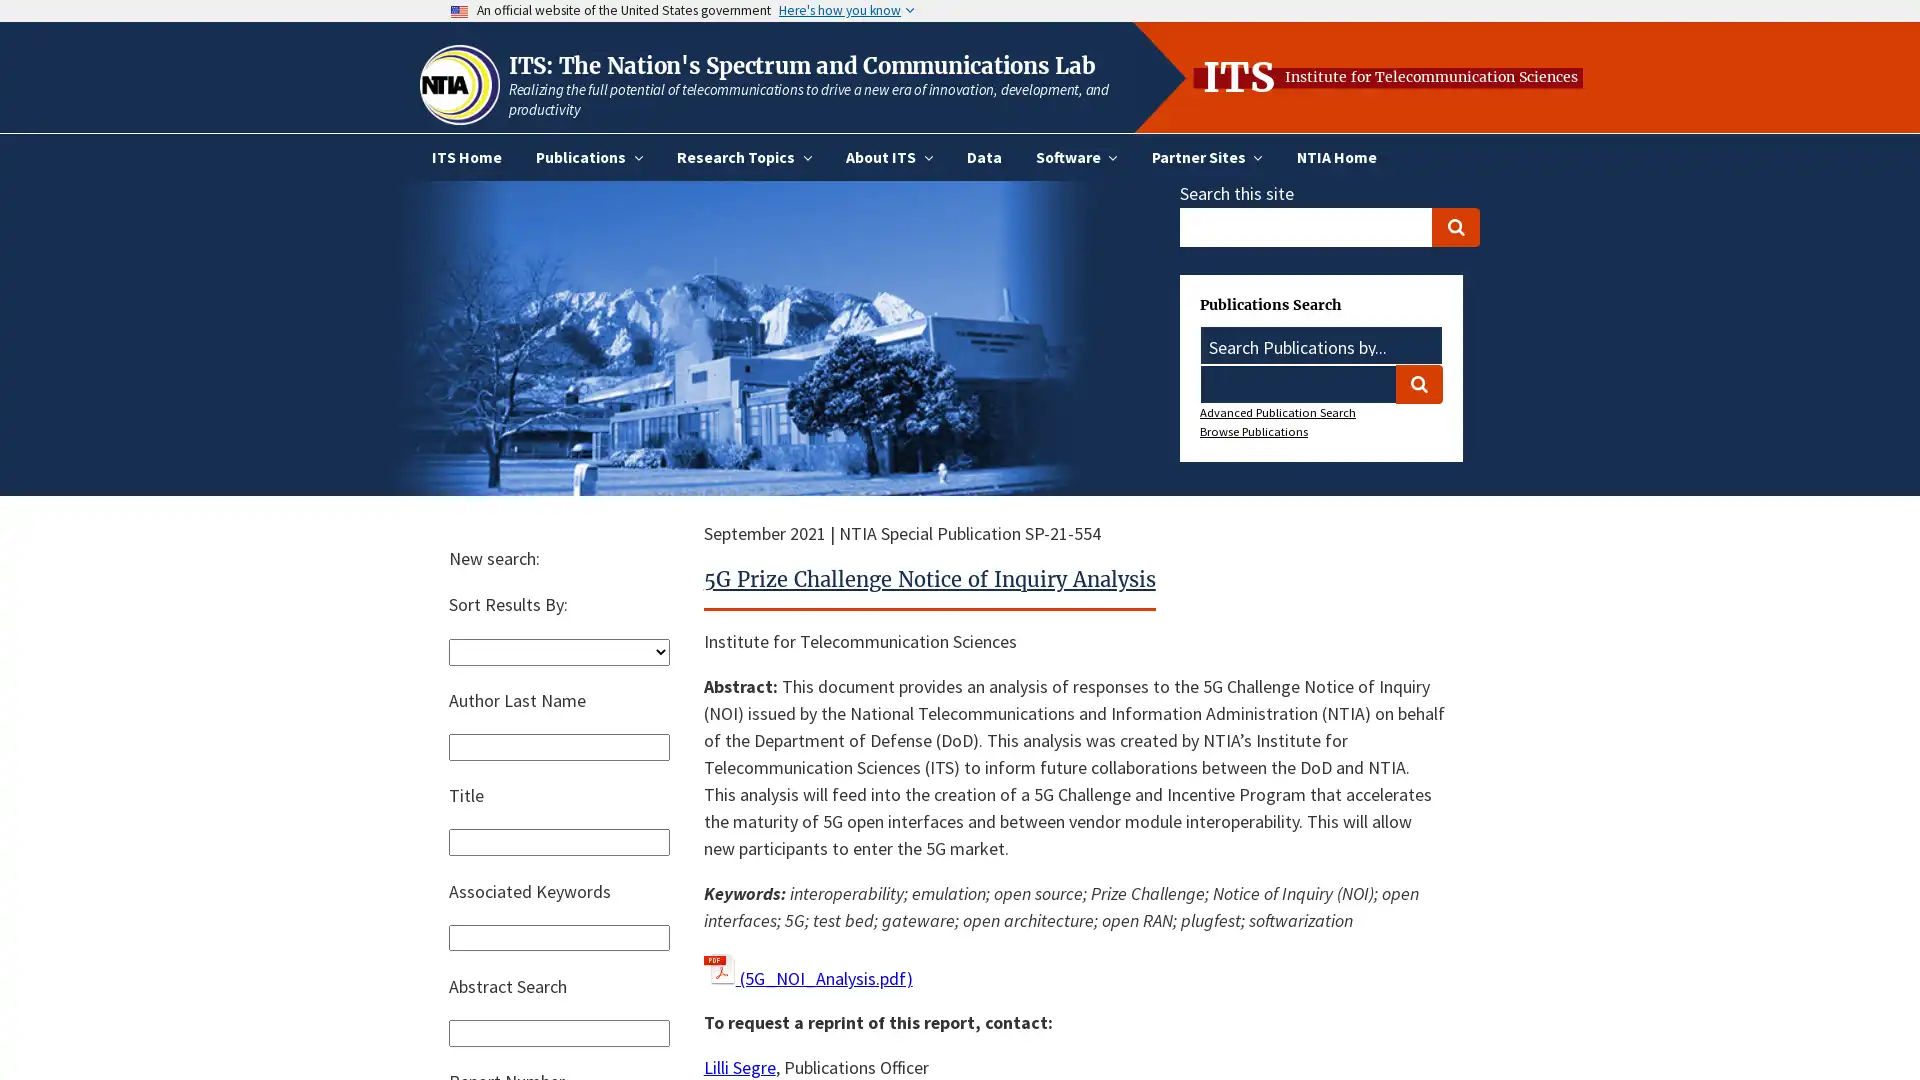 The height and width of the screenshot is (1080, 1920). I want to click on Publications, so click(588, 156).